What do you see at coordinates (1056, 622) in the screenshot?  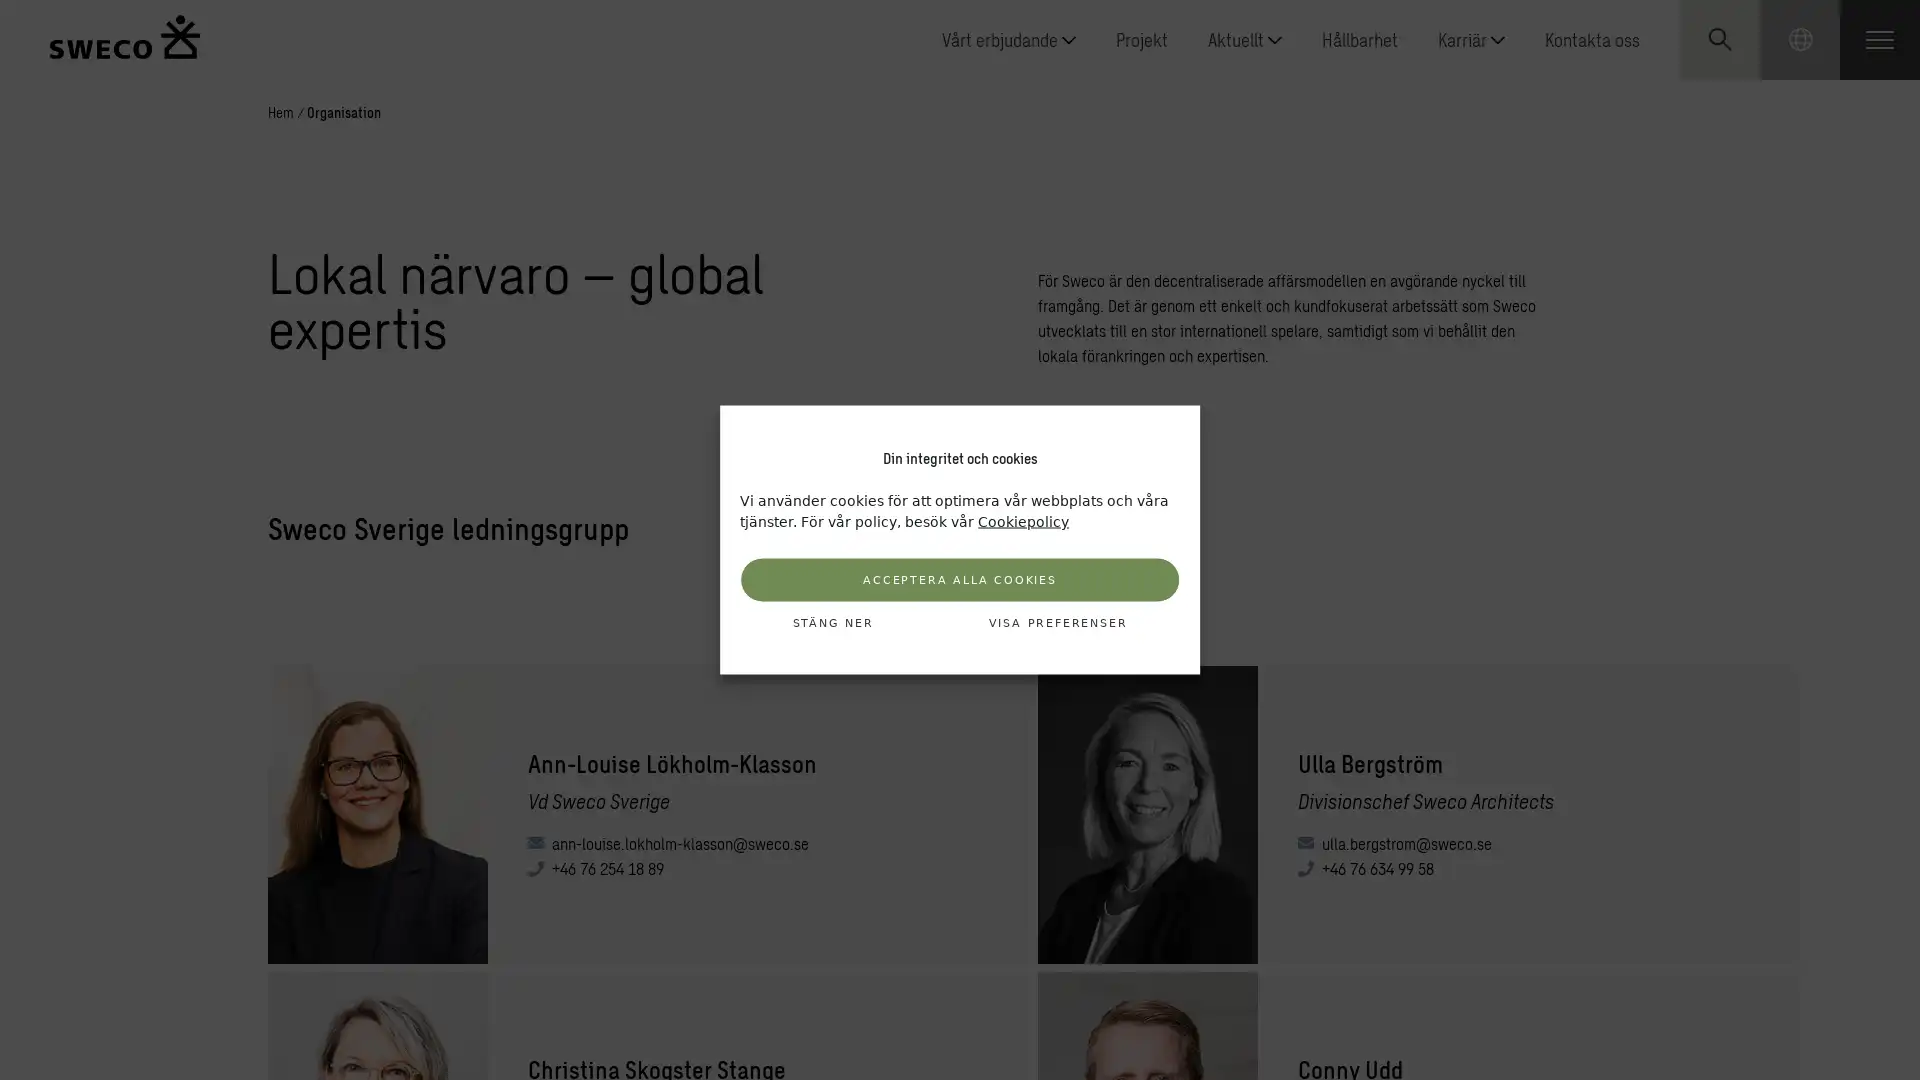 I see `VISA PREFERENSER` at bounding box center [1056, 622].